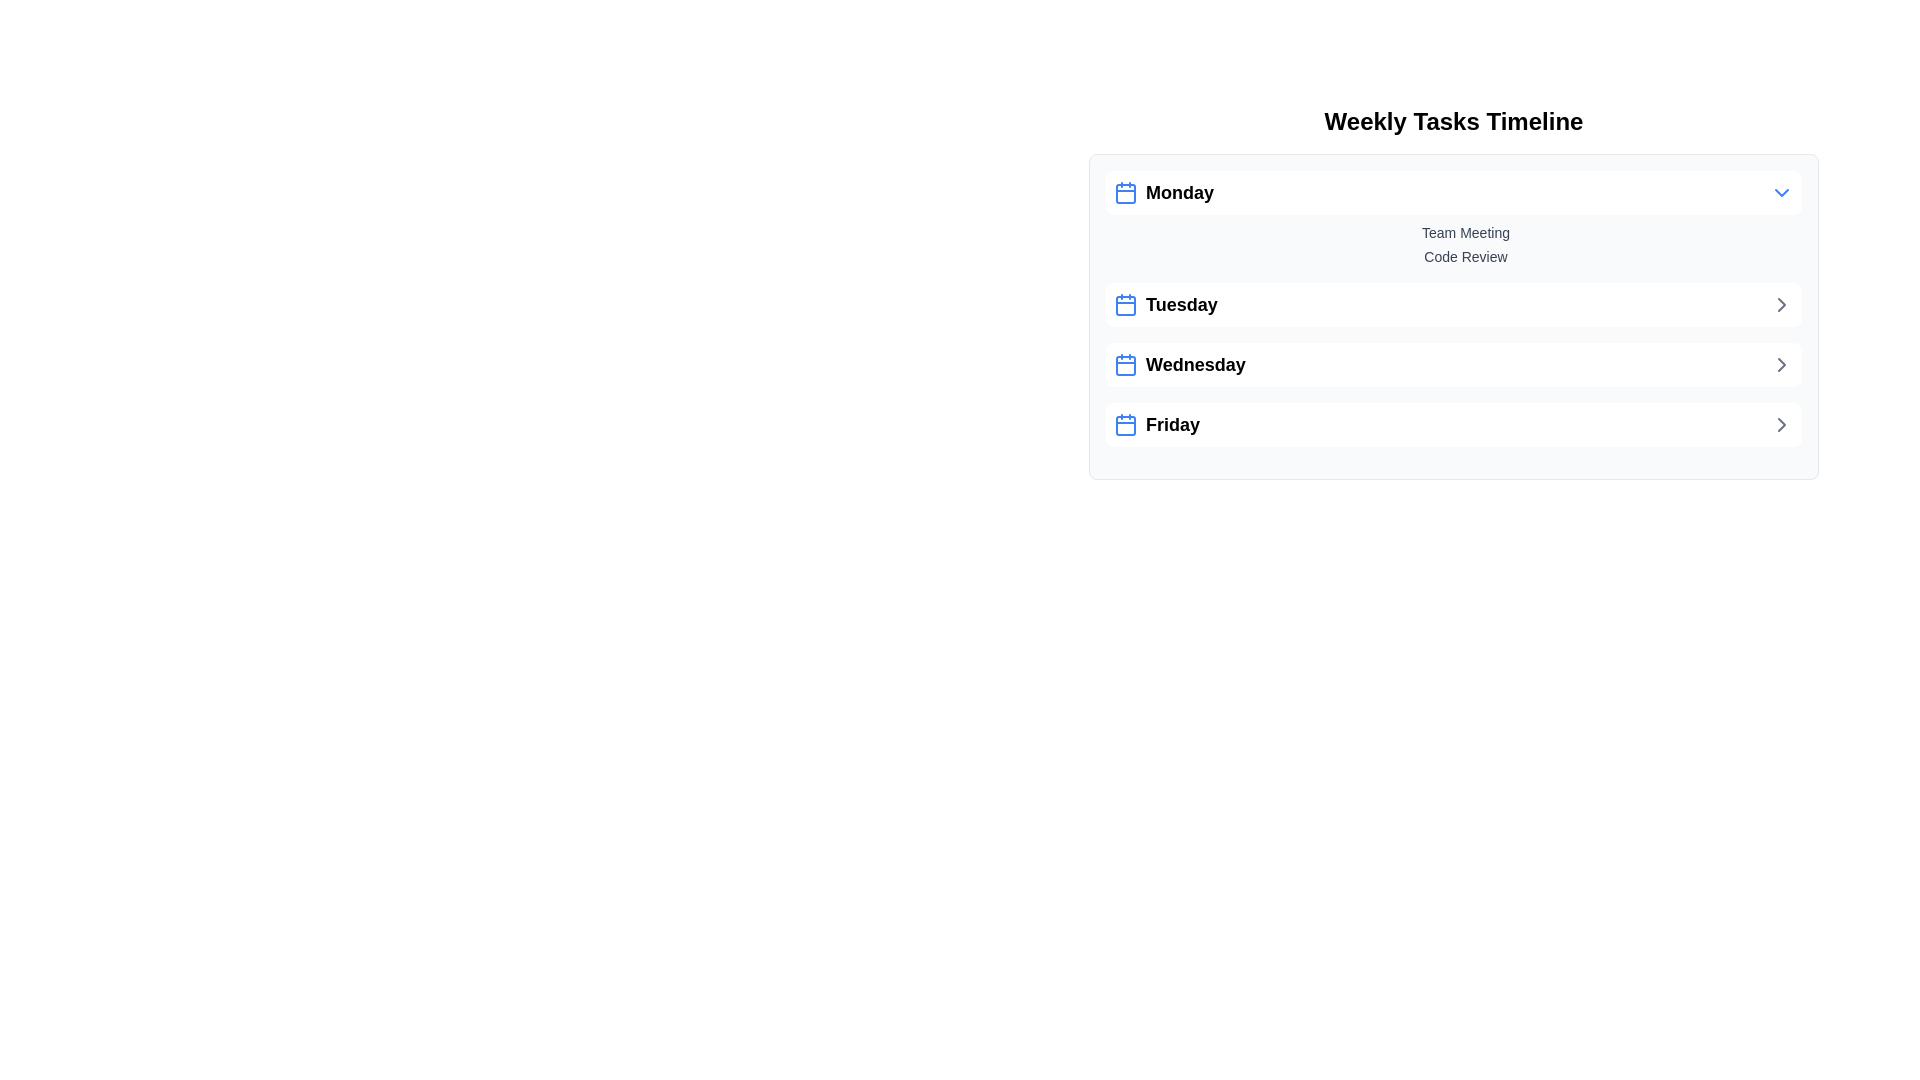 The width and height of the screenshot is (1920, 1080). Describe the element at coordinates (1781, 192) in the screenshot. I see `the Chevron Down icon located in the upper-right corner of the 'Monday' section within the 'Weekly Tasks Timeline'` at that location.